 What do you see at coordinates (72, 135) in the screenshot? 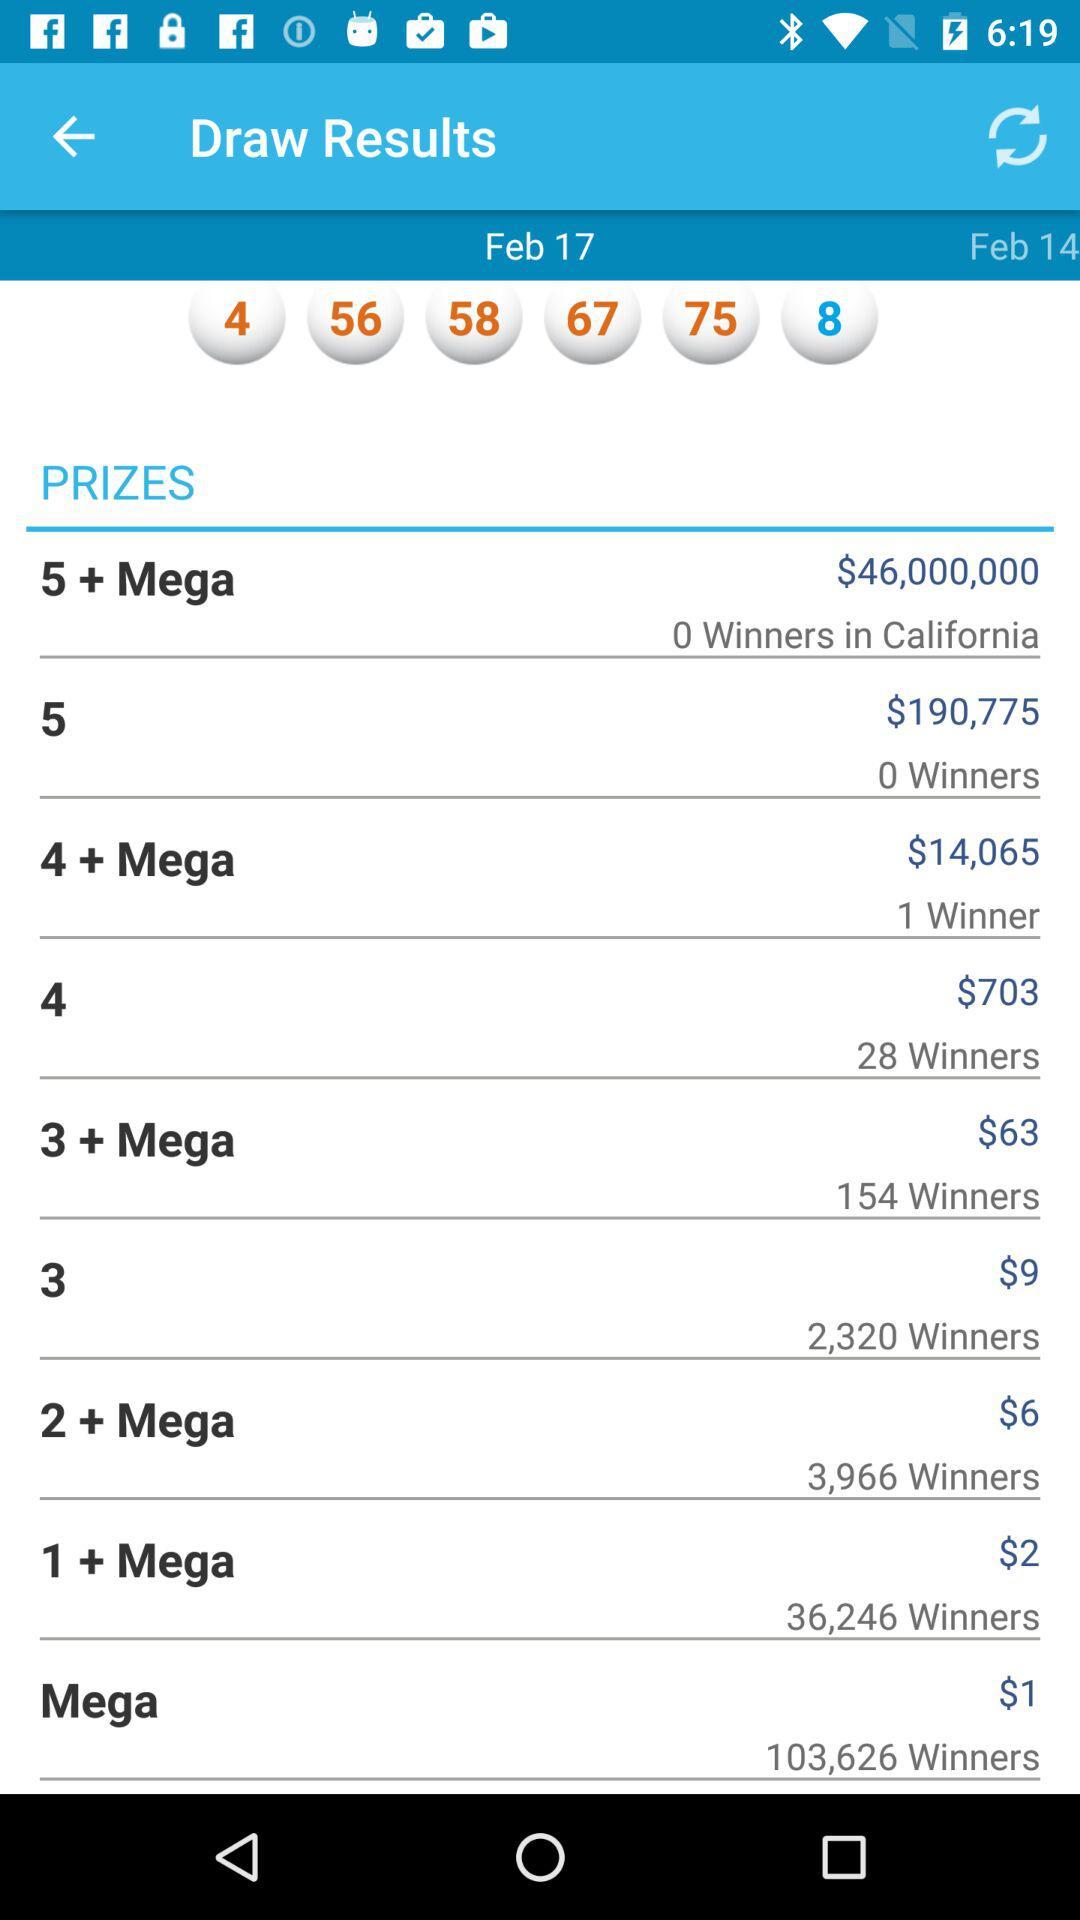
I see `item above prizes icon` at bounding box center [72, 135].